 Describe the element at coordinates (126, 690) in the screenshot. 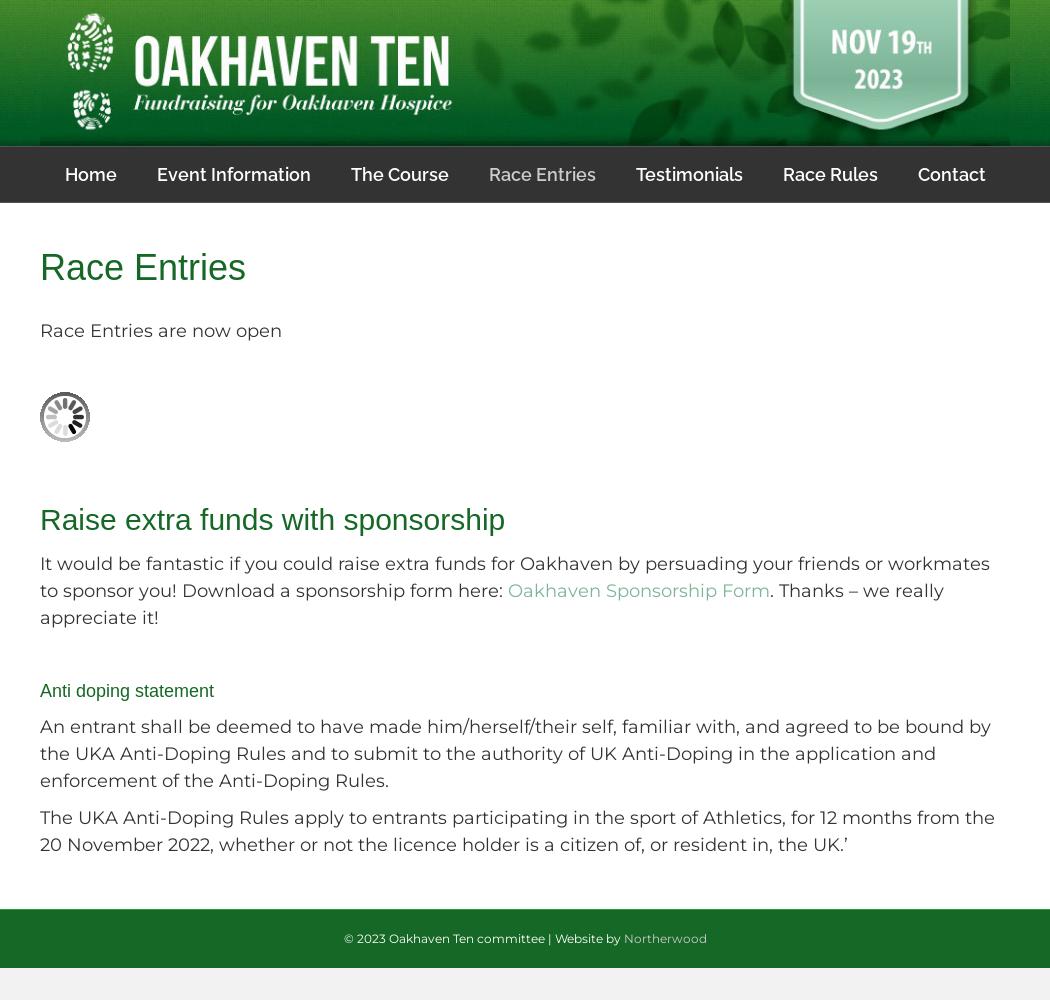

I see `'Anti doping statement'` at that location.